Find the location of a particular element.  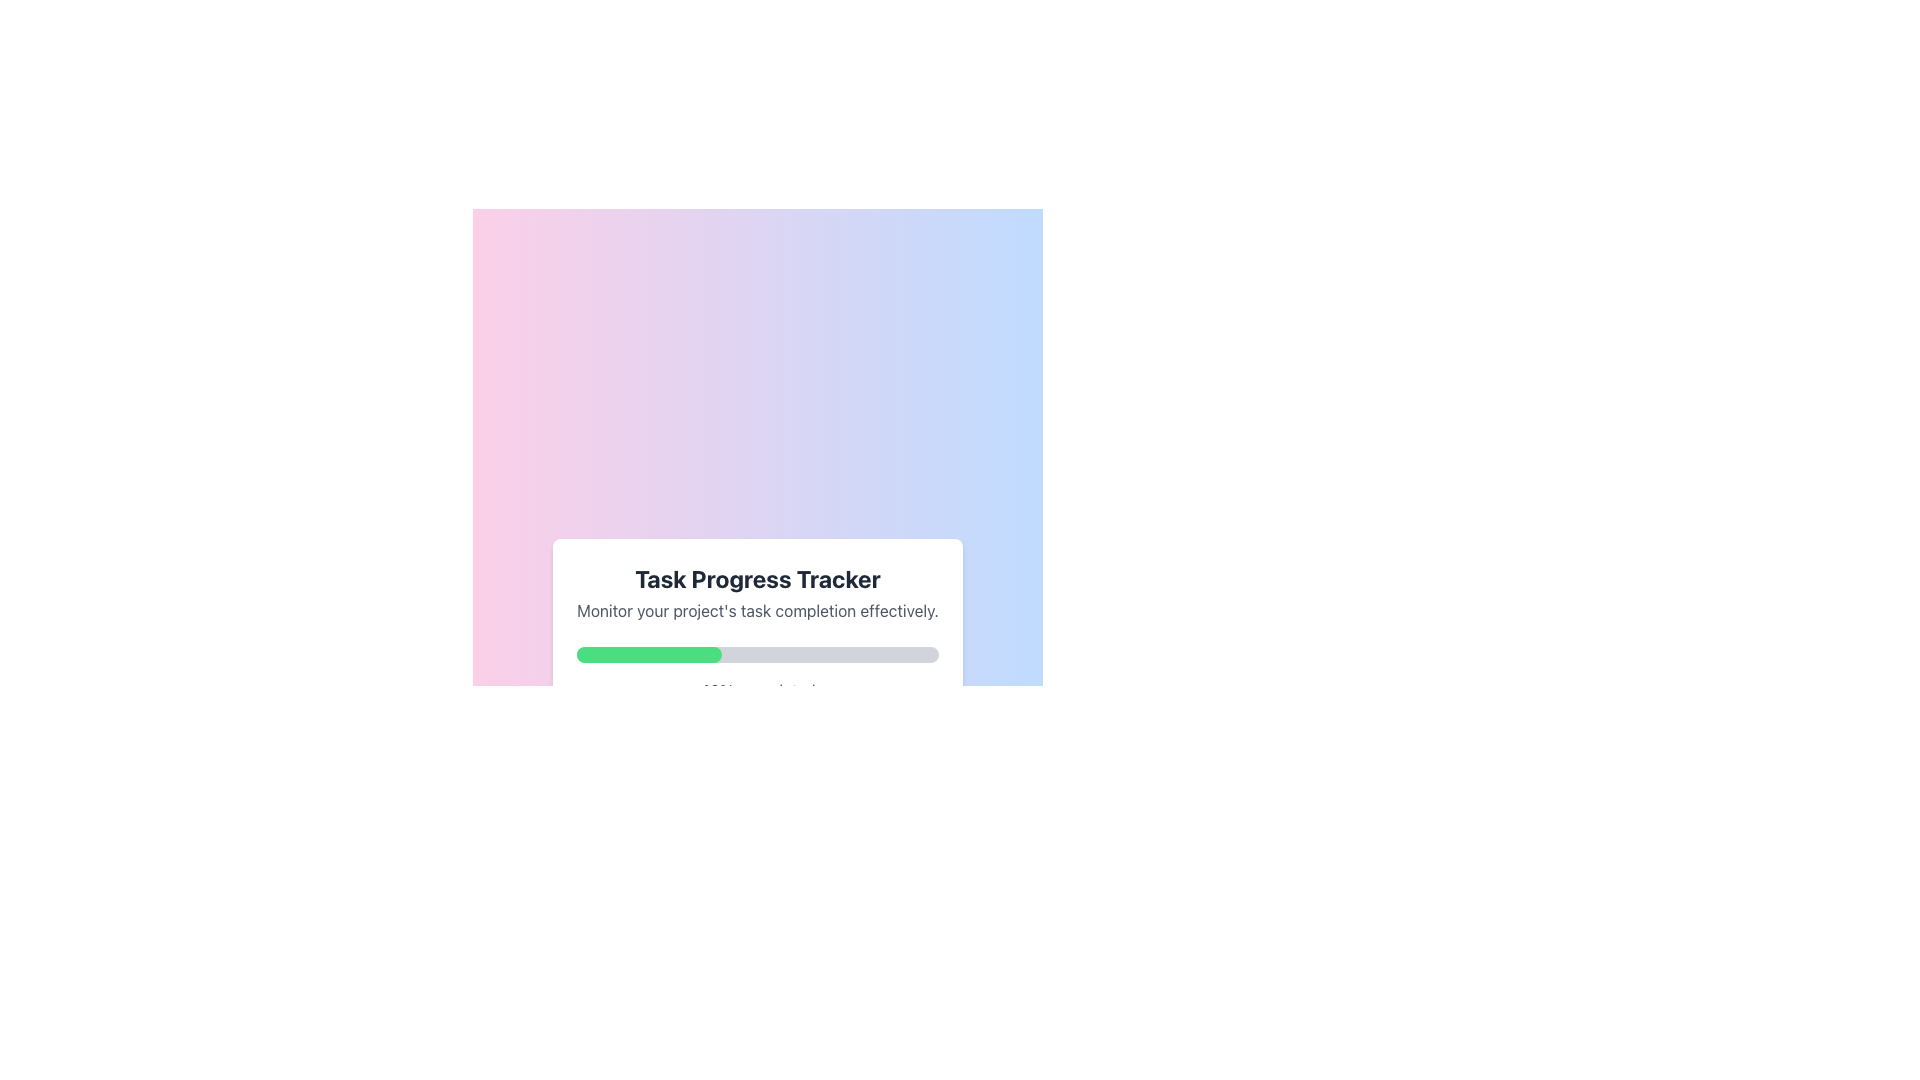

the green progress bar fill segment that occupies approximately 40% of the larger gray progress bar, located below the 'Task Progress Tracker' label is located at coordinates (649, 655).